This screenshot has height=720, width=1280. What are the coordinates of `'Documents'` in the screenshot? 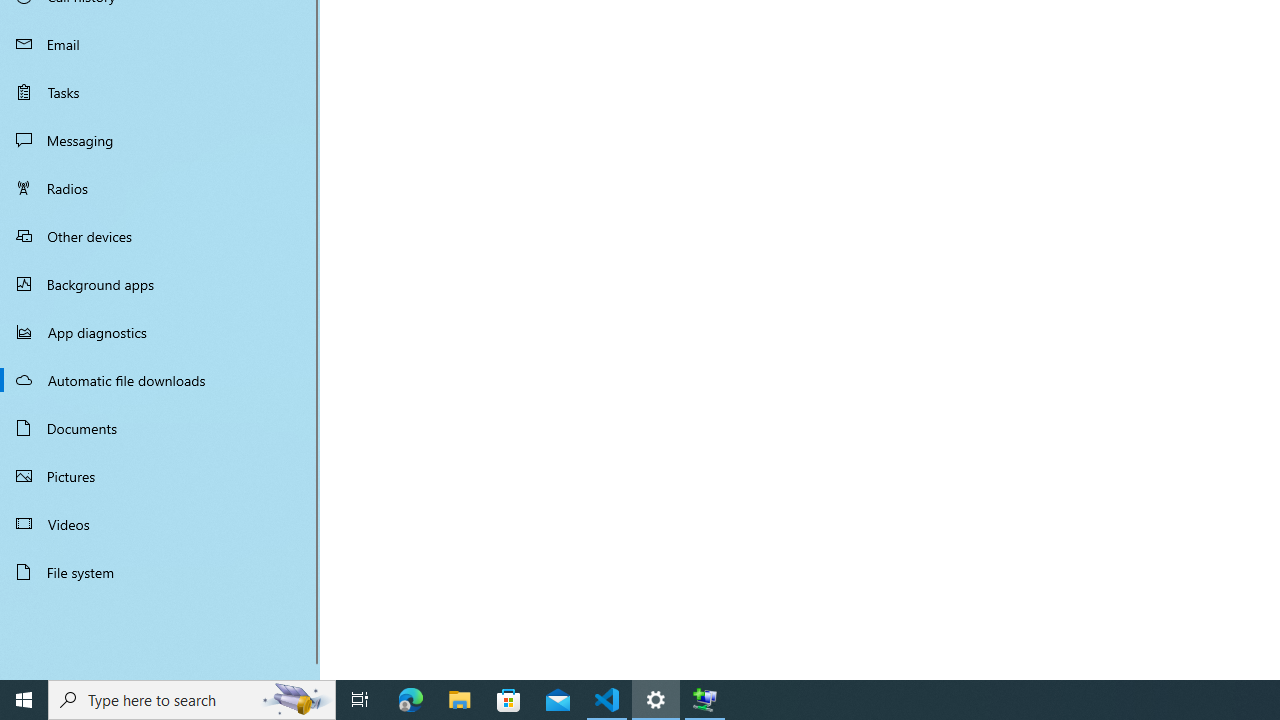 It's located at (160, 427).